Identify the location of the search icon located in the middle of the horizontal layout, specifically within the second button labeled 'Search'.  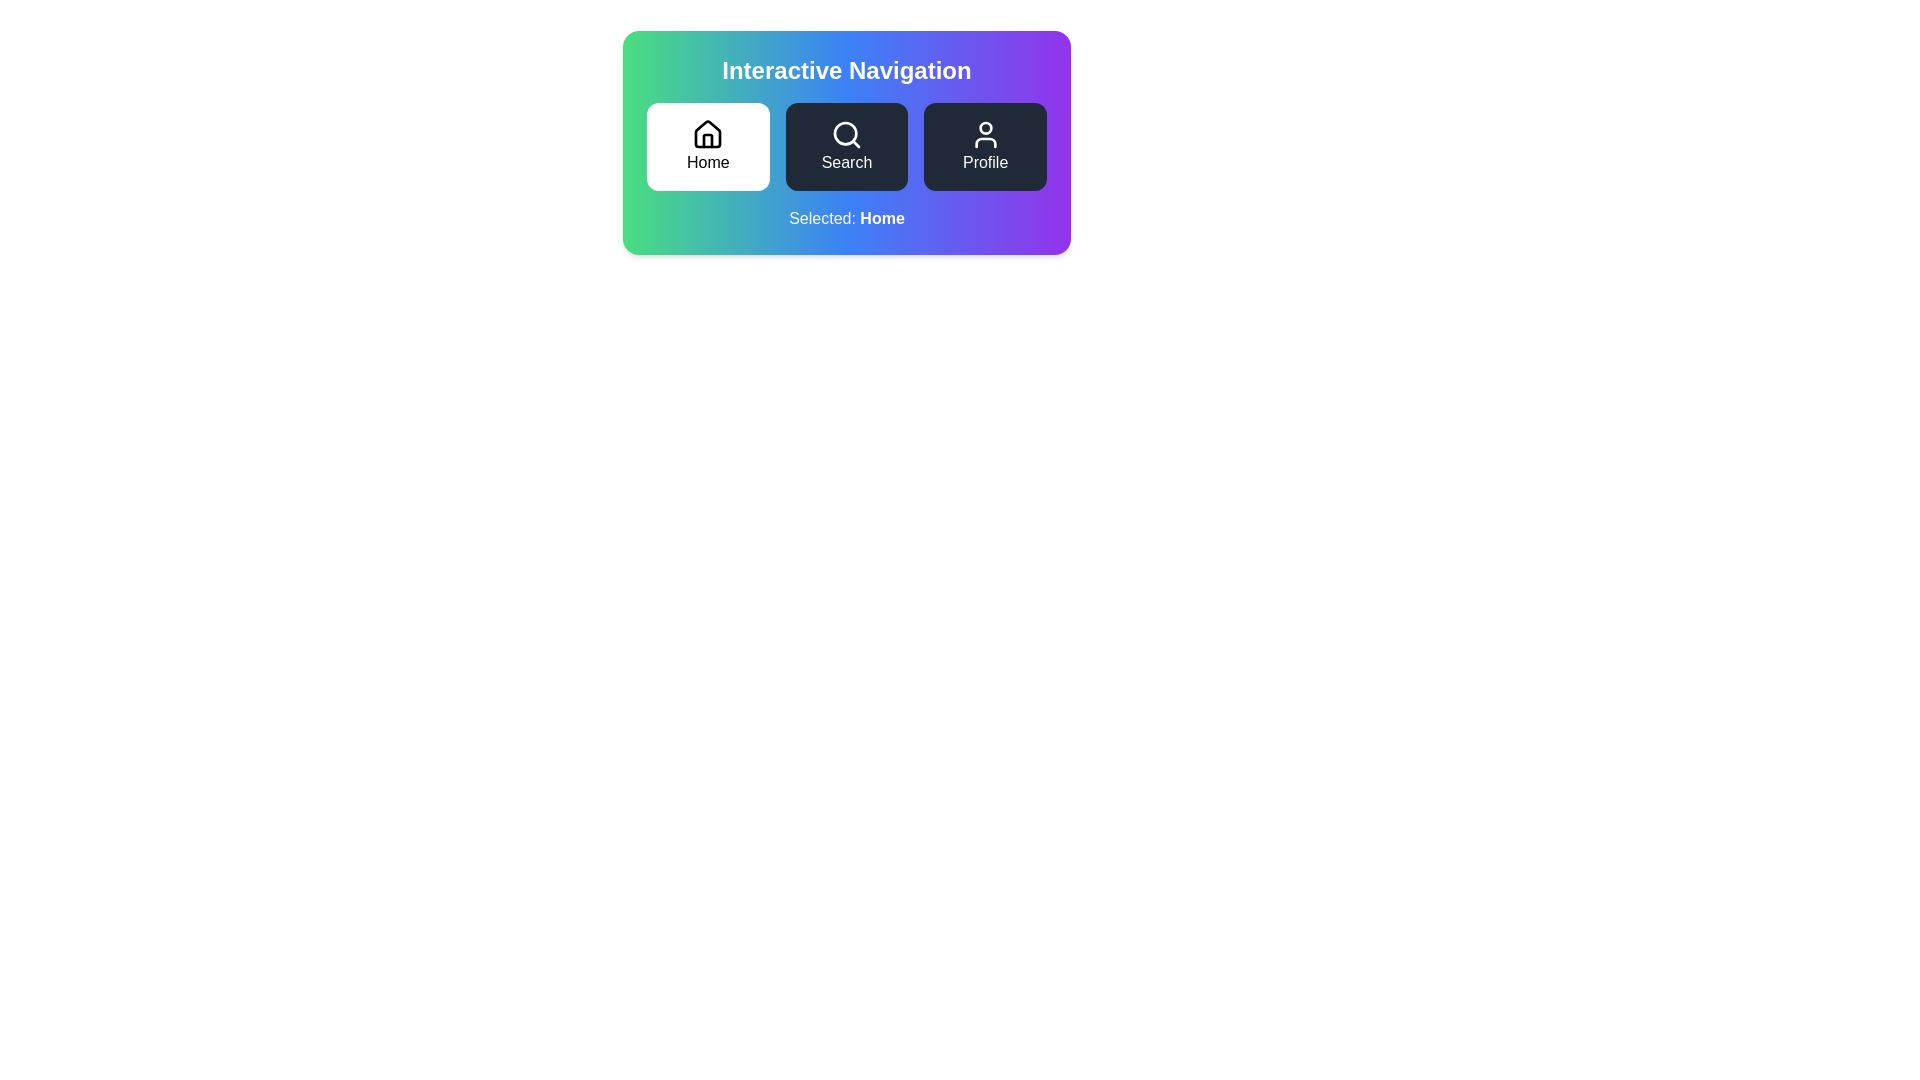
(846, 135).